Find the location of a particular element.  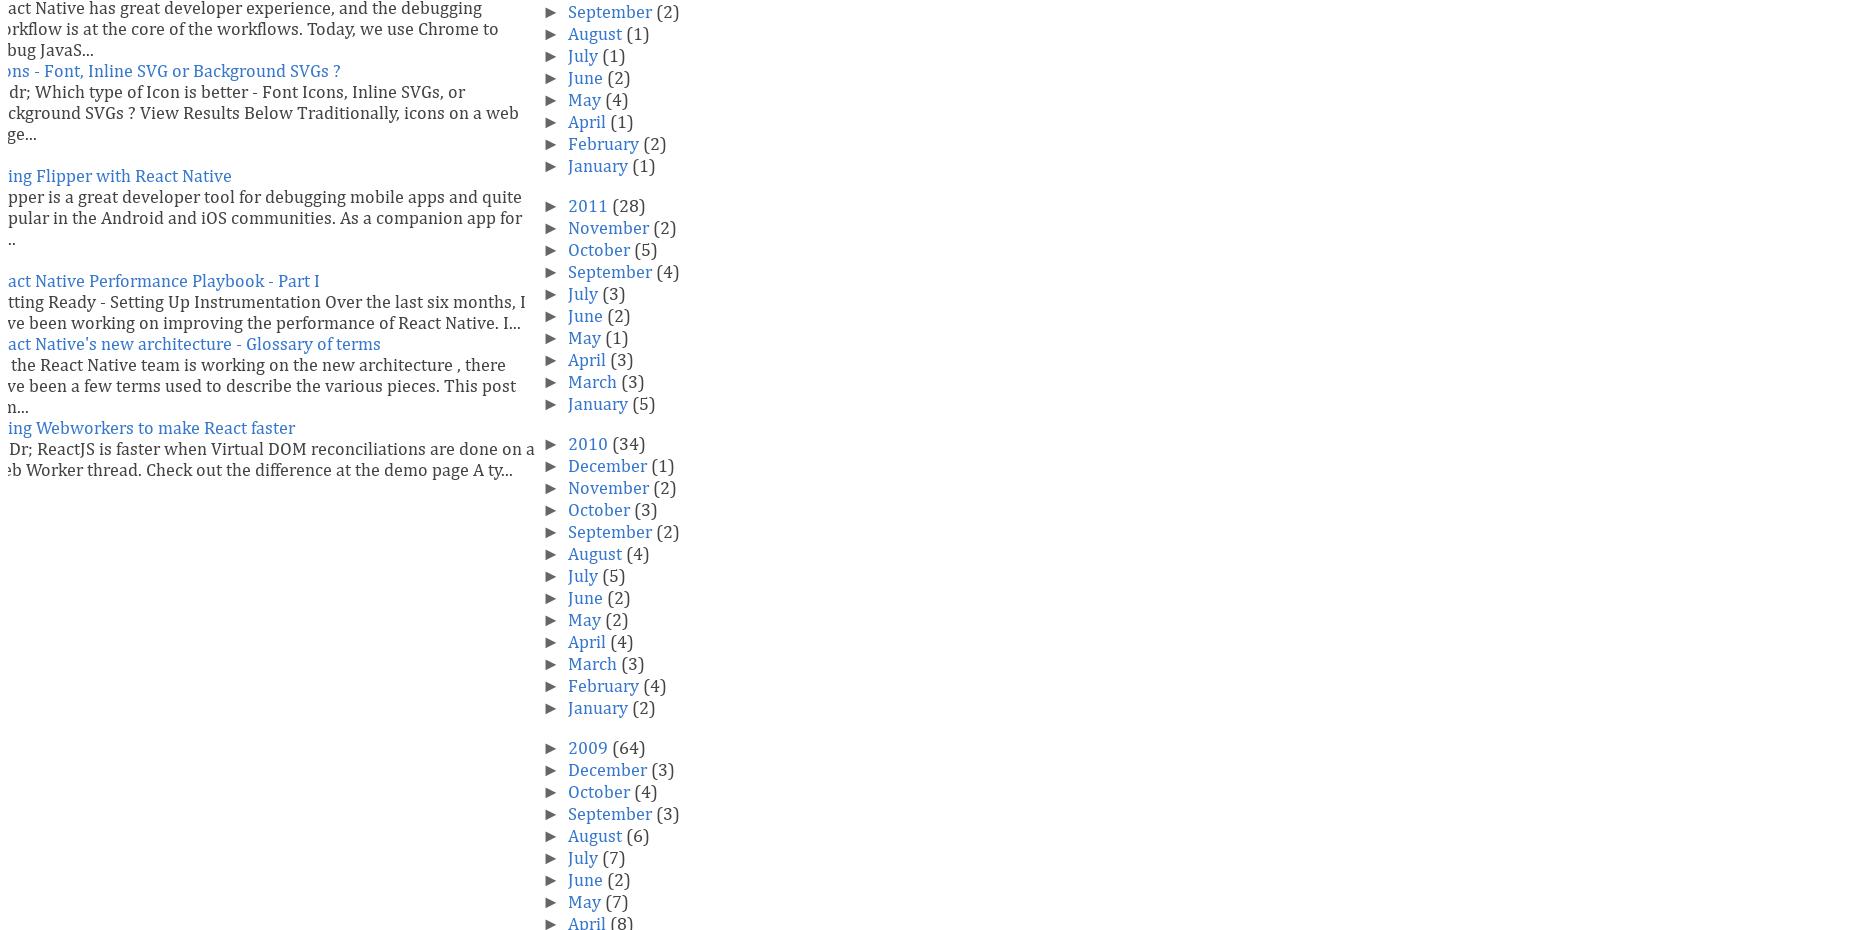

'(64)' is located at coordinates (627, 749).